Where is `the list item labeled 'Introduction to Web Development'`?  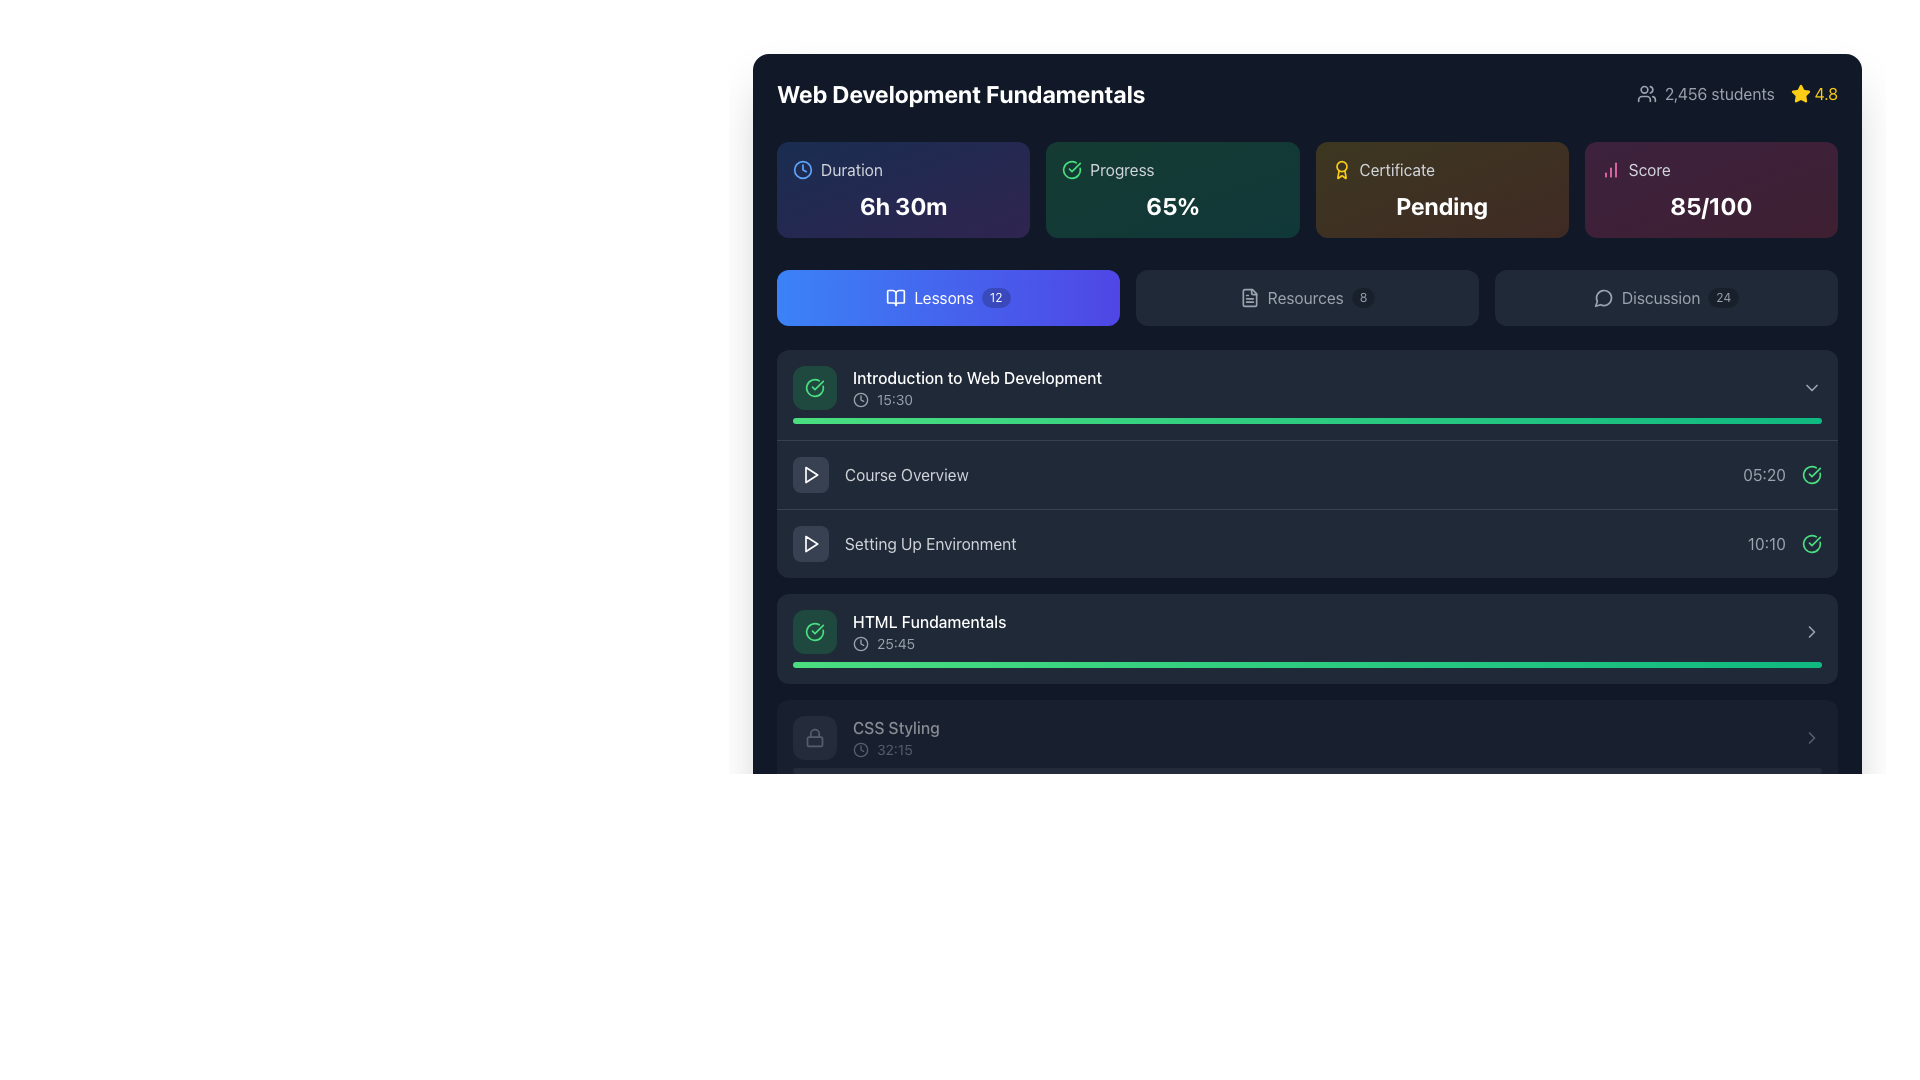
the list item labeled 'Introduction to Web Development' is located at coordinates (977, 388).